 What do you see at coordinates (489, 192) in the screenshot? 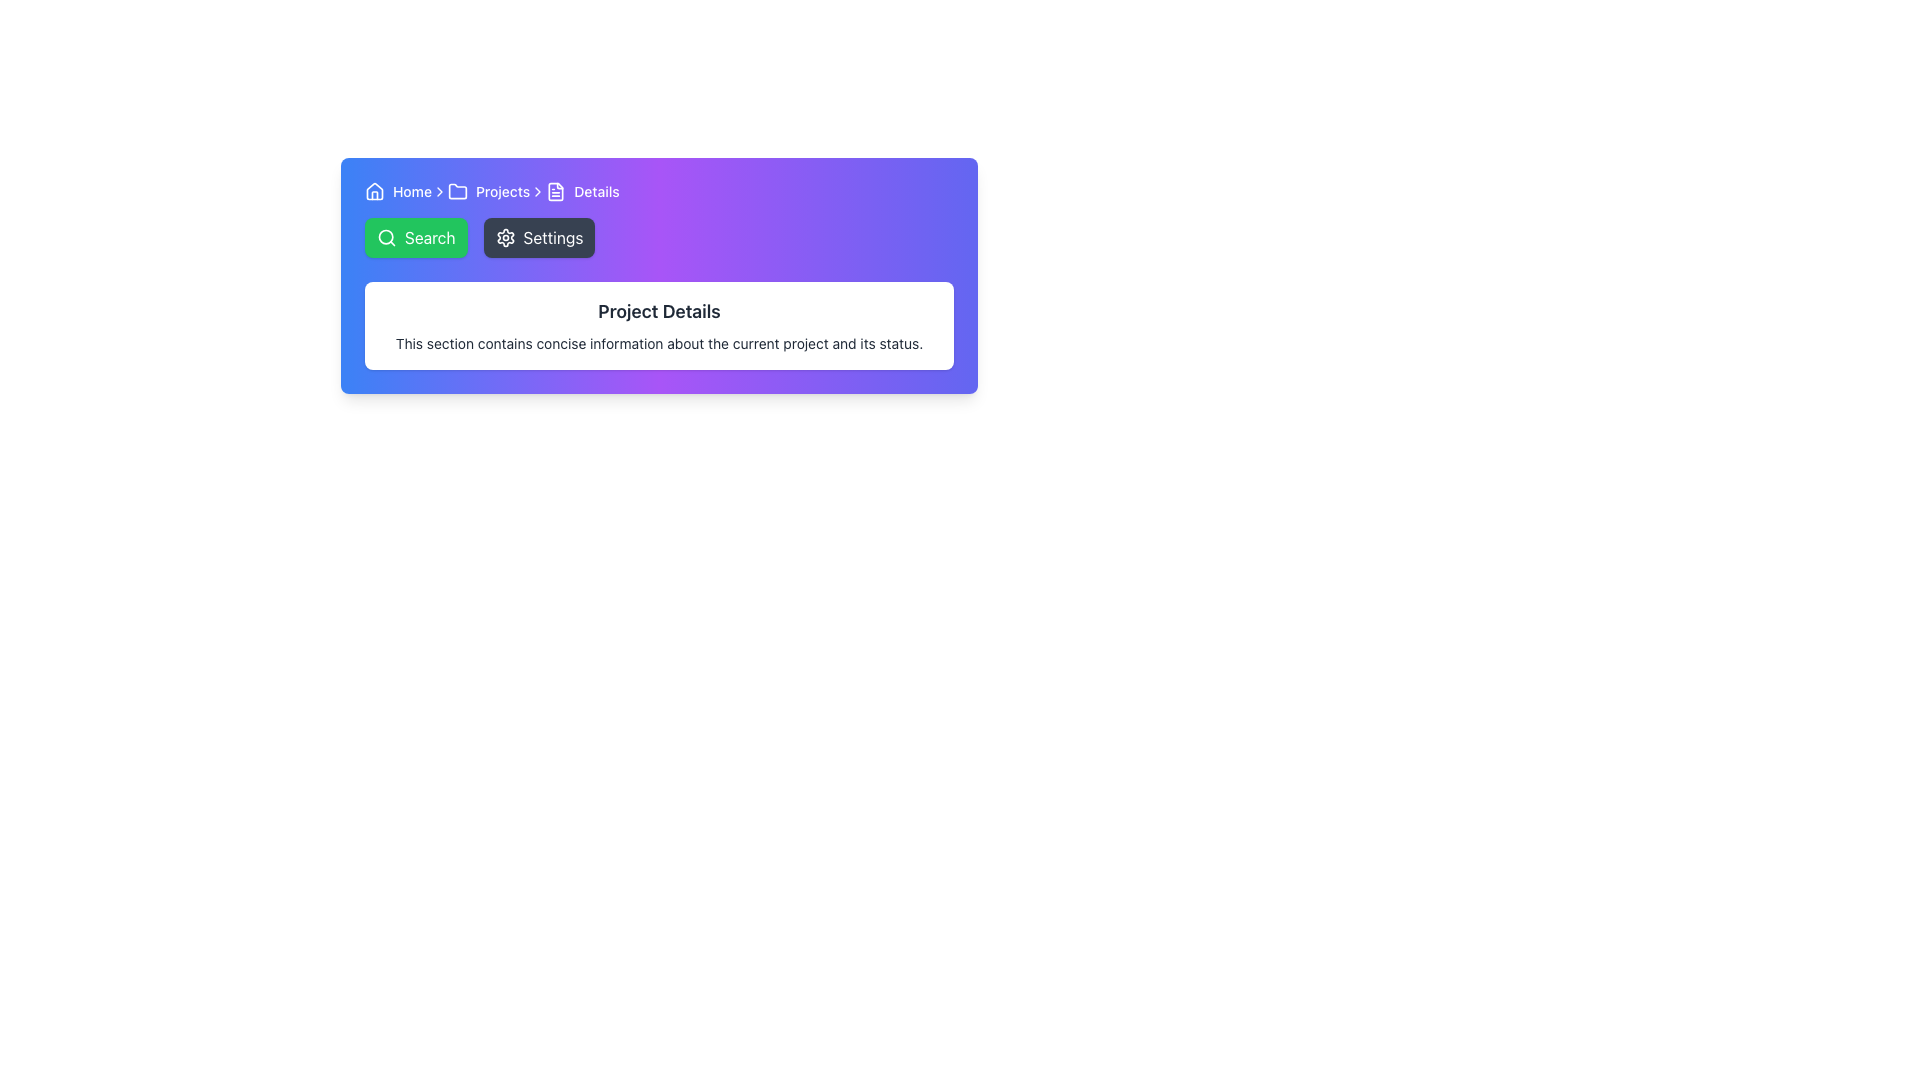
I see `the 'Projects' breadcrumb navigation item` at bounding box center [489, 192].